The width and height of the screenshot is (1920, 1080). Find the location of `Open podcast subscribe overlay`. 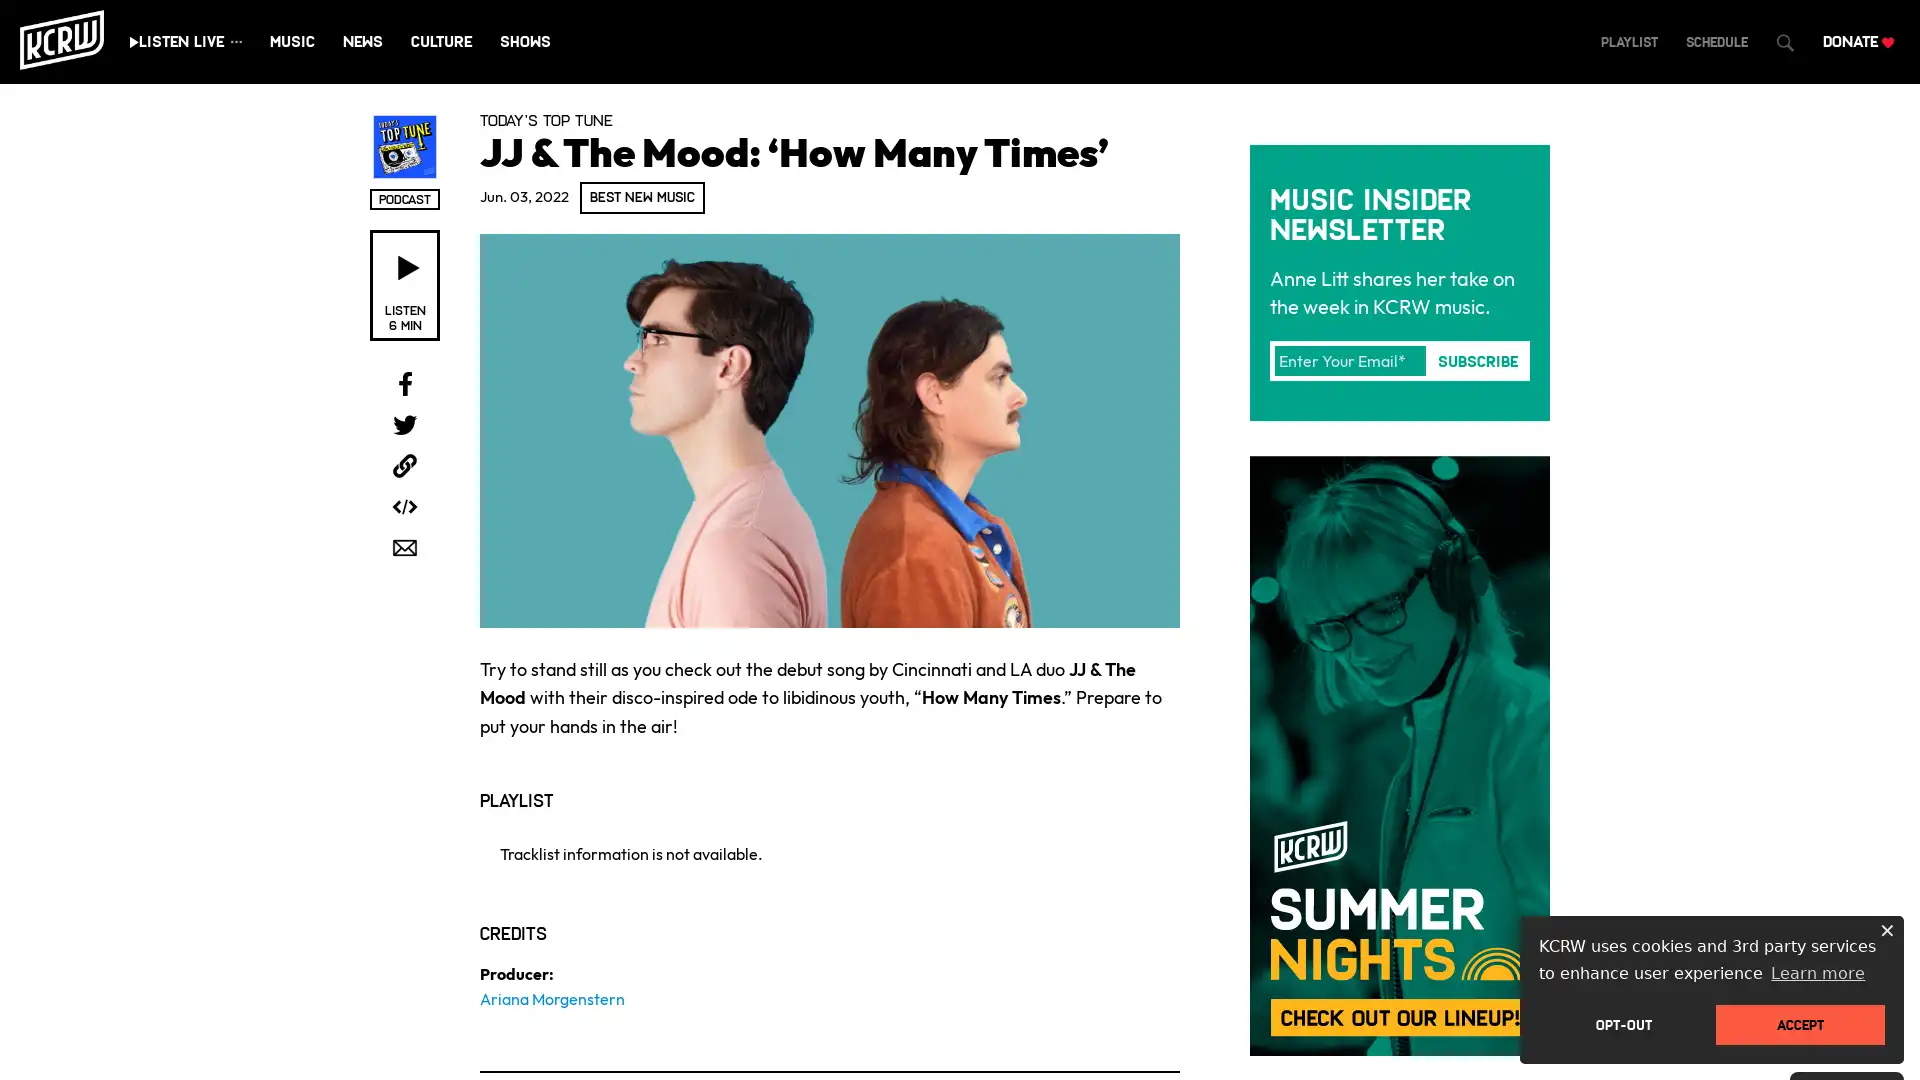

Open podcast subscribe overlay is located at coordinates (403, 199).